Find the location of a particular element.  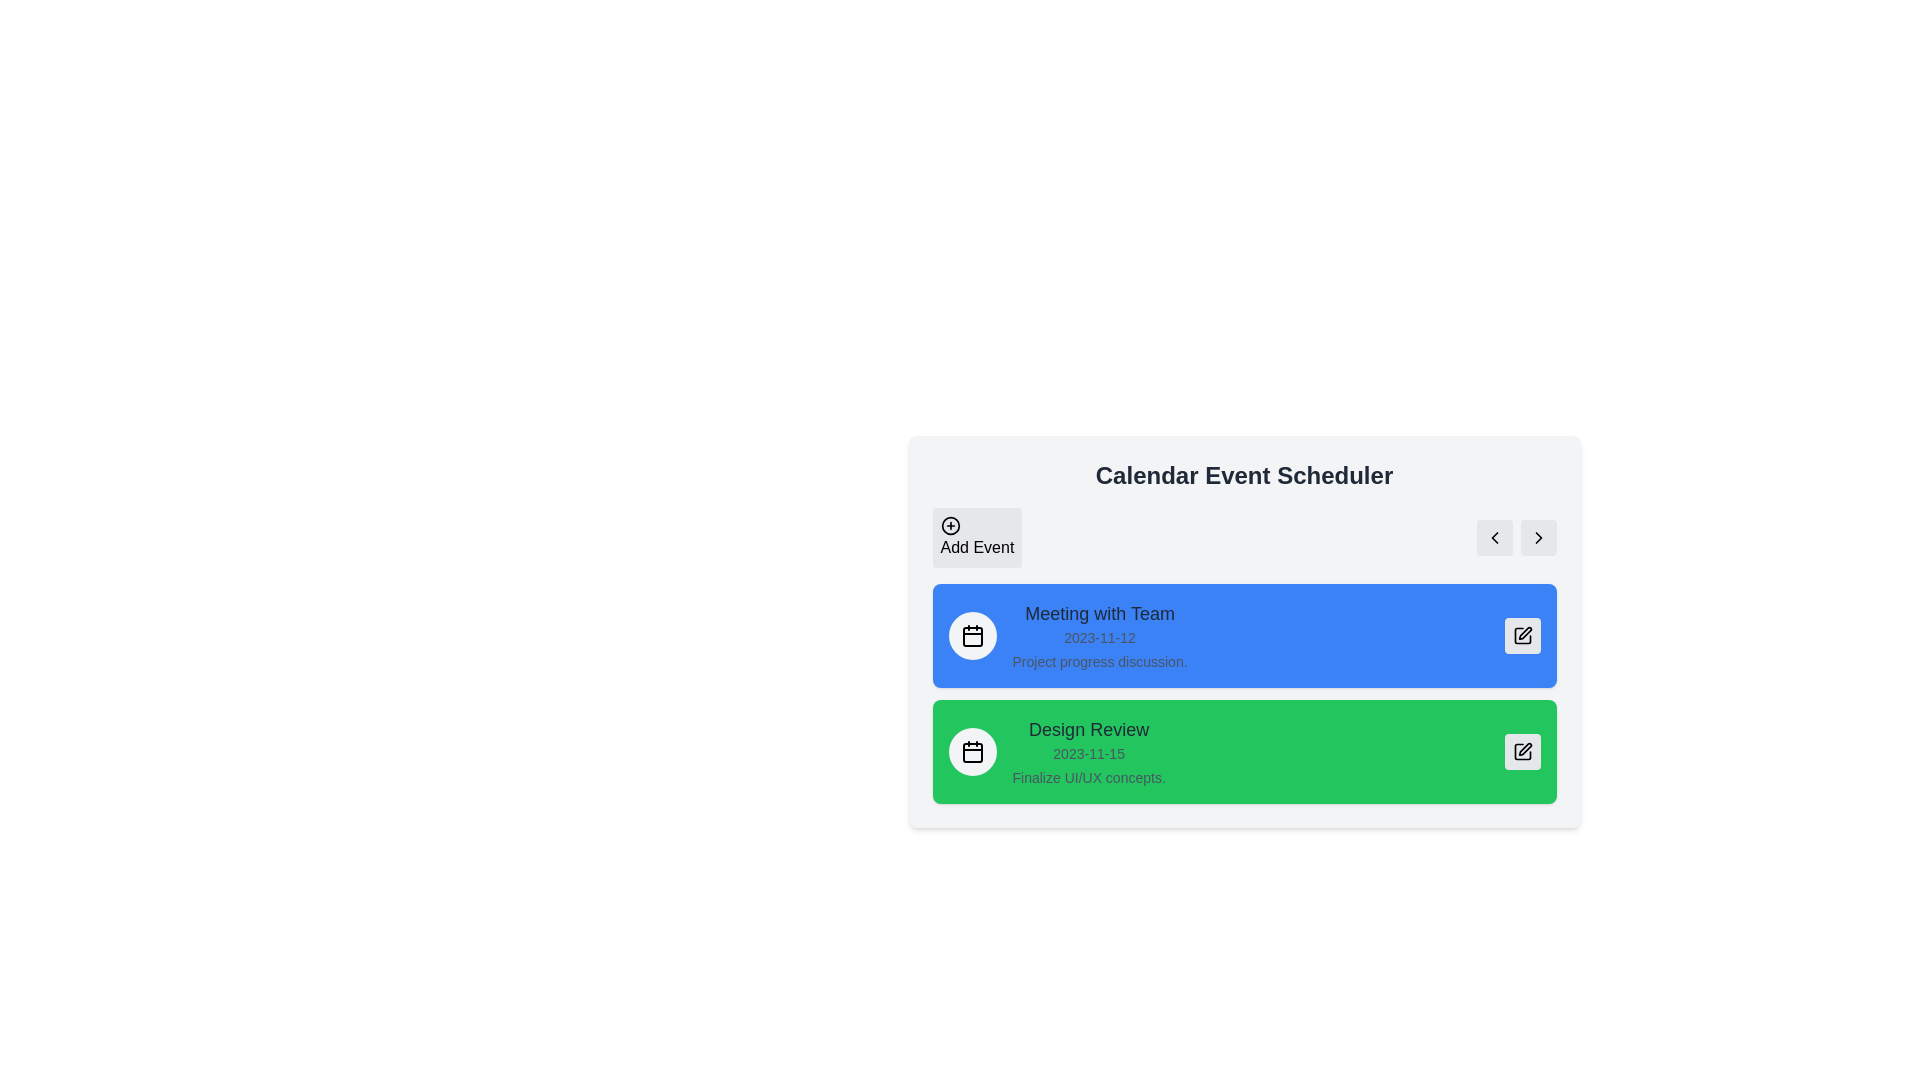

the 'Add Event' button, which is a rectangular button with rounded corners, featuring a plus icon and bold black text on a light gray background is located at coordinates (977, 536).